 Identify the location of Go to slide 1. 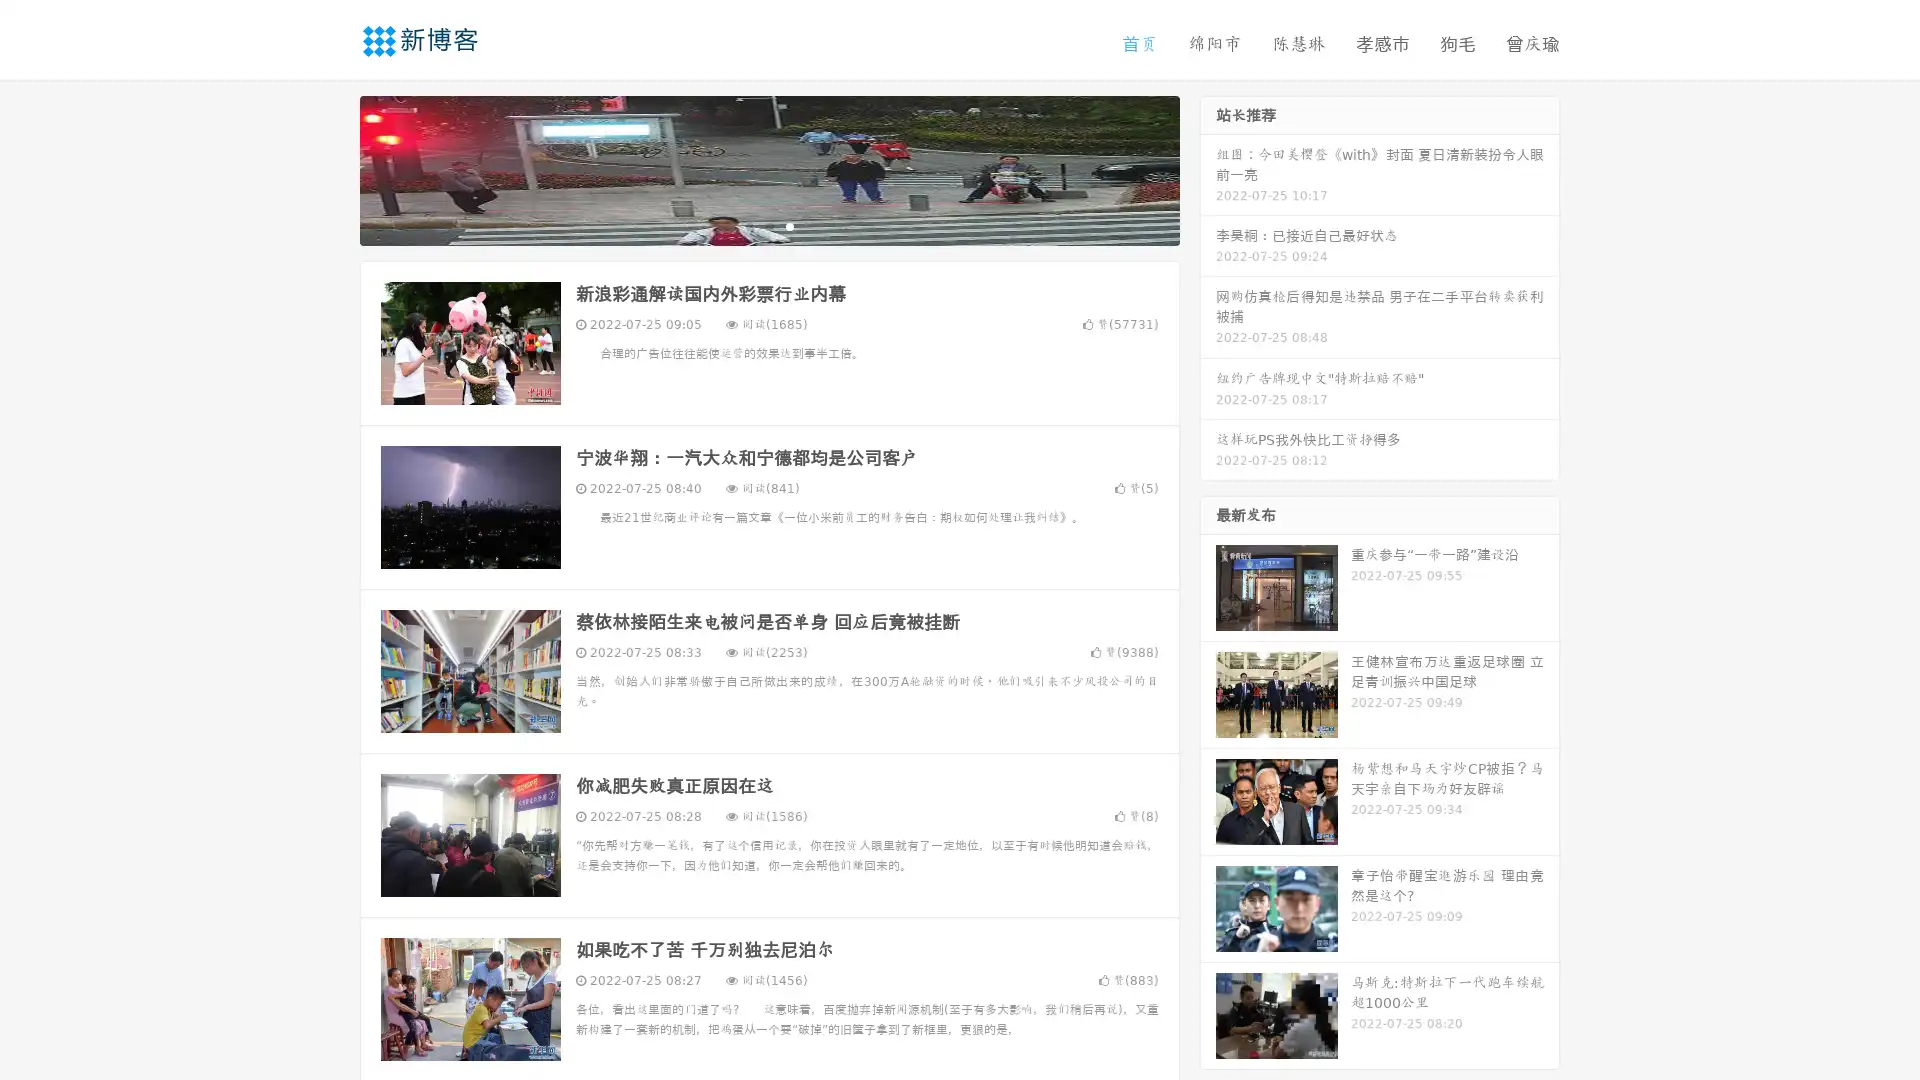
(748, 225).